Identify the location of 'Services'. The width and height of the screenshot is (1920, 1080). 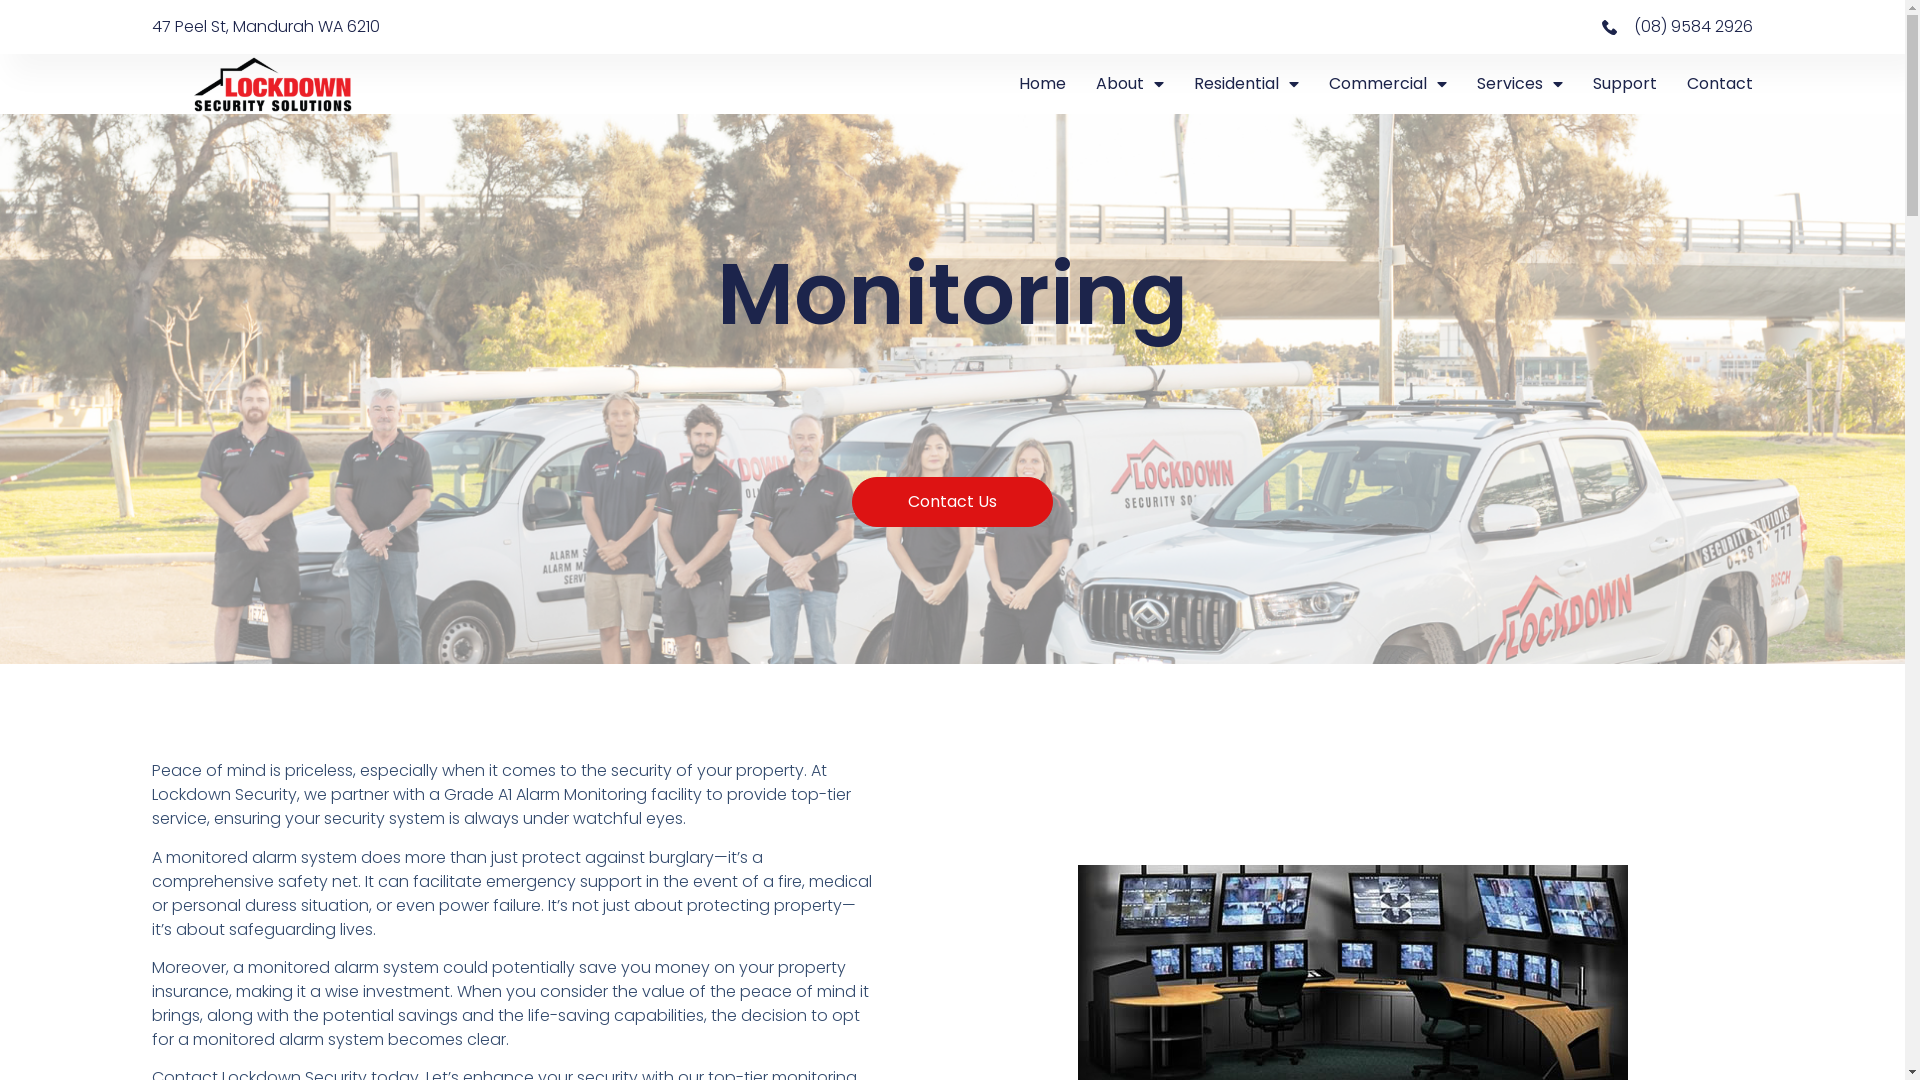
(1520, 83).